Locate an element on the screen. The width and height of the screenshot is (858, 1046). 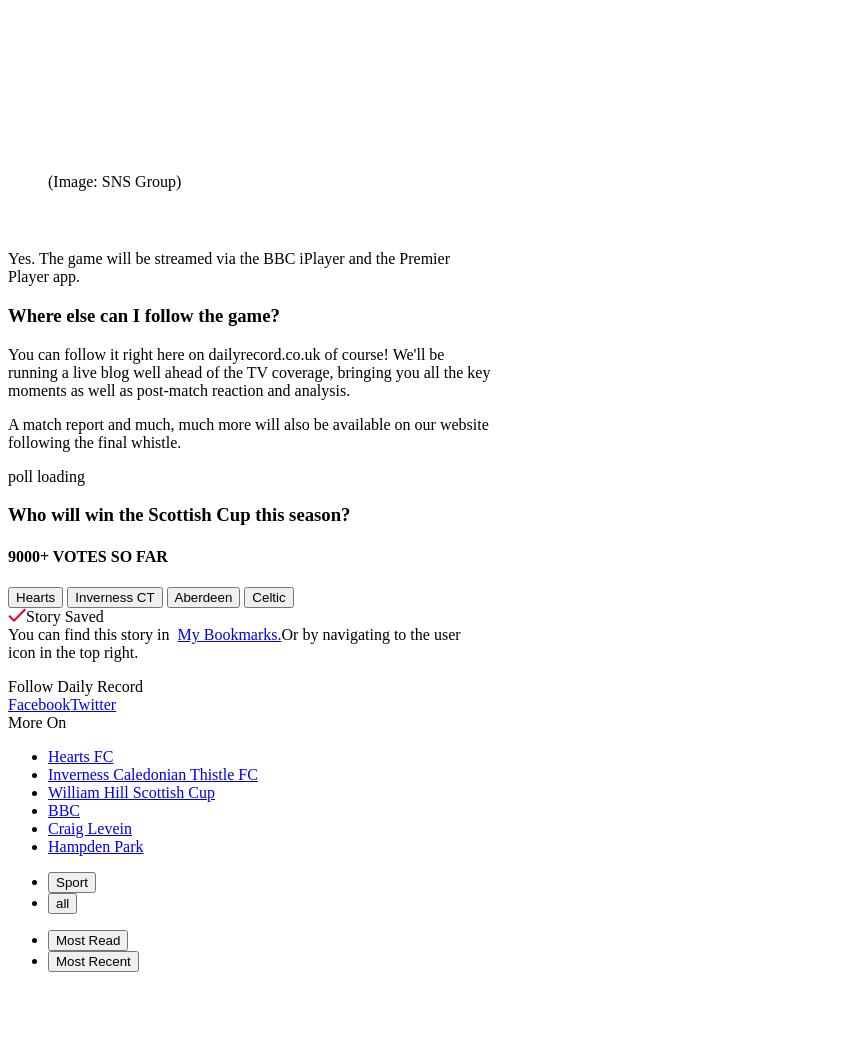
'Who will win the Scottish Cup this season?' is located at coordinates (178, 514).